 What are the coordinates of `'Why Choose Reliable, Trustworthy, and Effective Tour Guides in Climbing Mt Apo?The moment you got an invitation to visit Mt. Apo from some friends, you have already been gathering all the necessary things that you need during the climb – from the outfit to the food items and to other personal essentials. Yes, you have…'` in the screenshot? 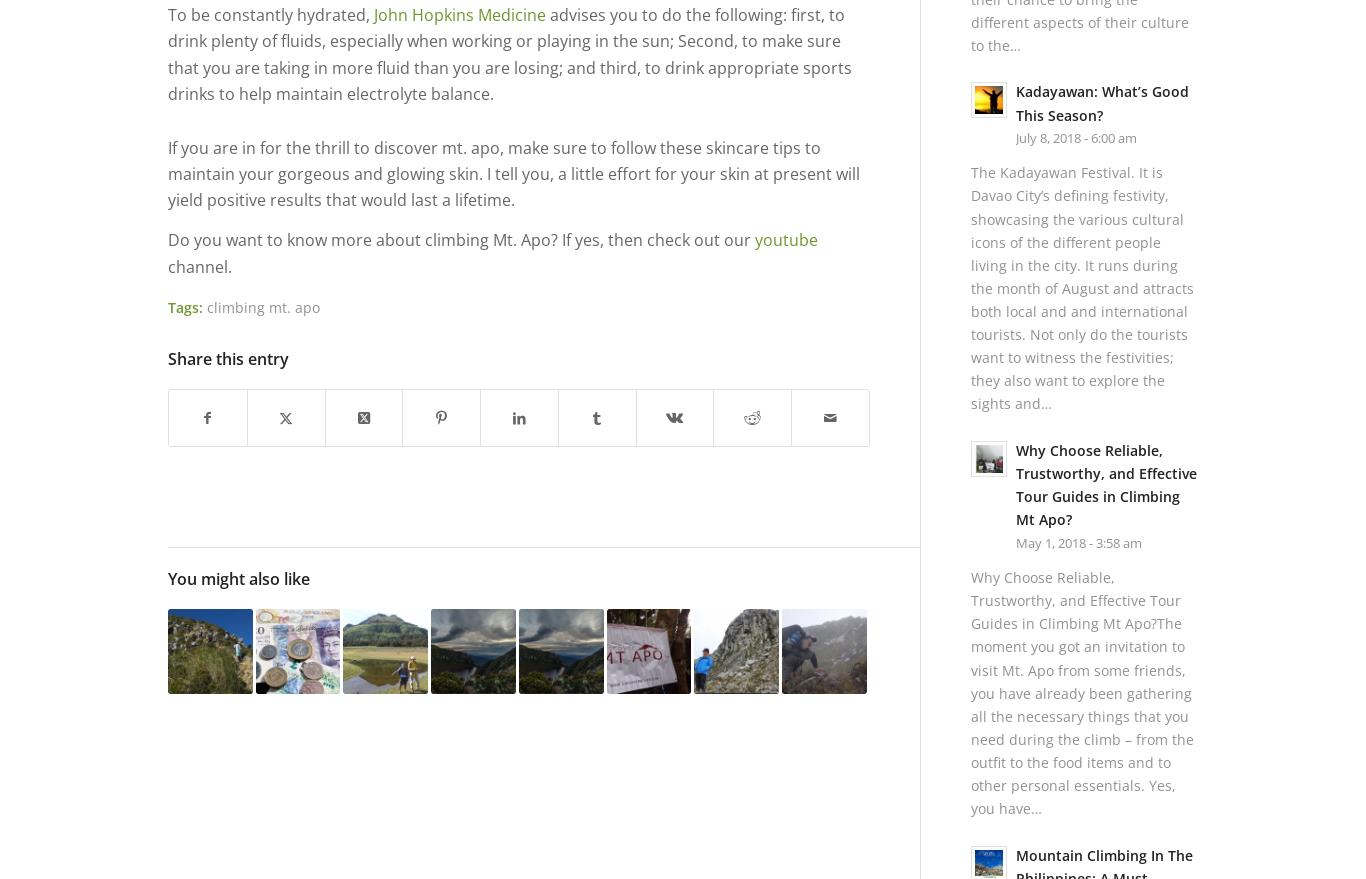 It's located at (969, 693).